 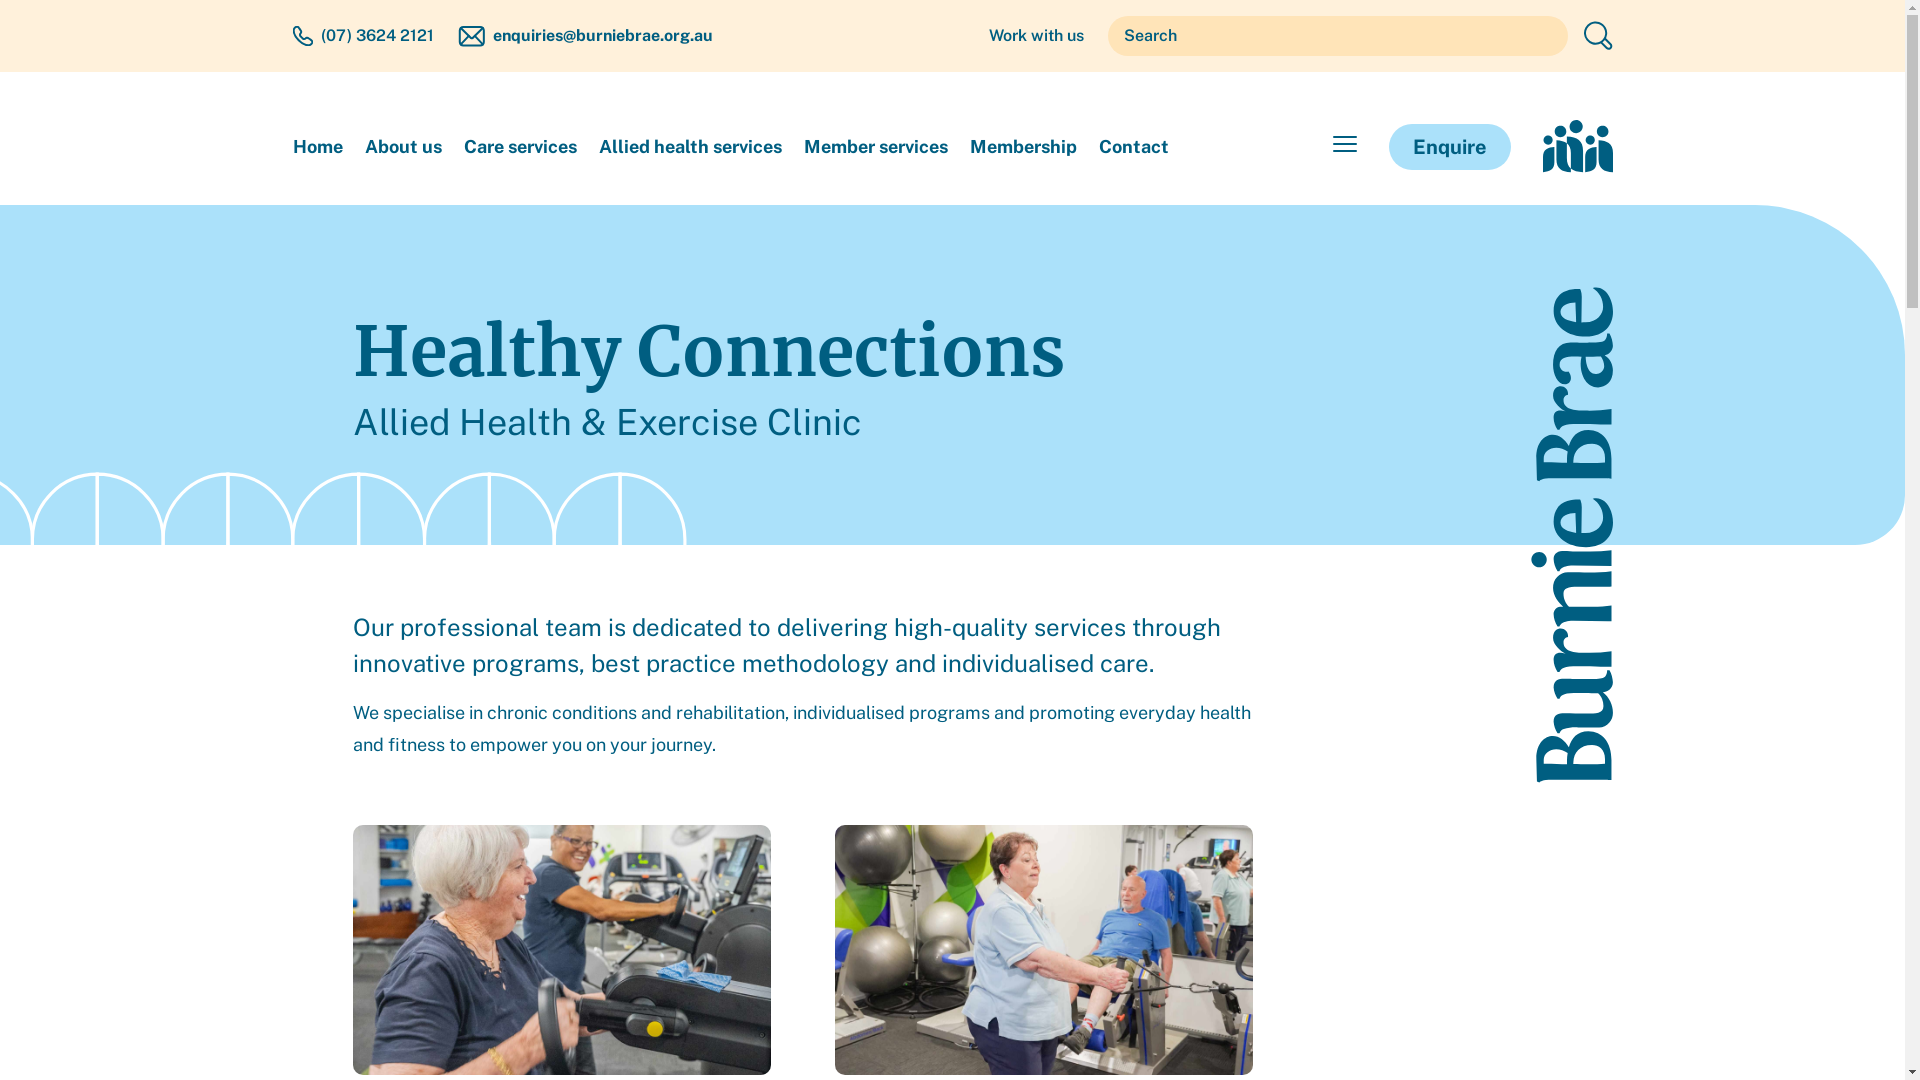 I want to click on 'Contact', so click(x=1132, y=145).